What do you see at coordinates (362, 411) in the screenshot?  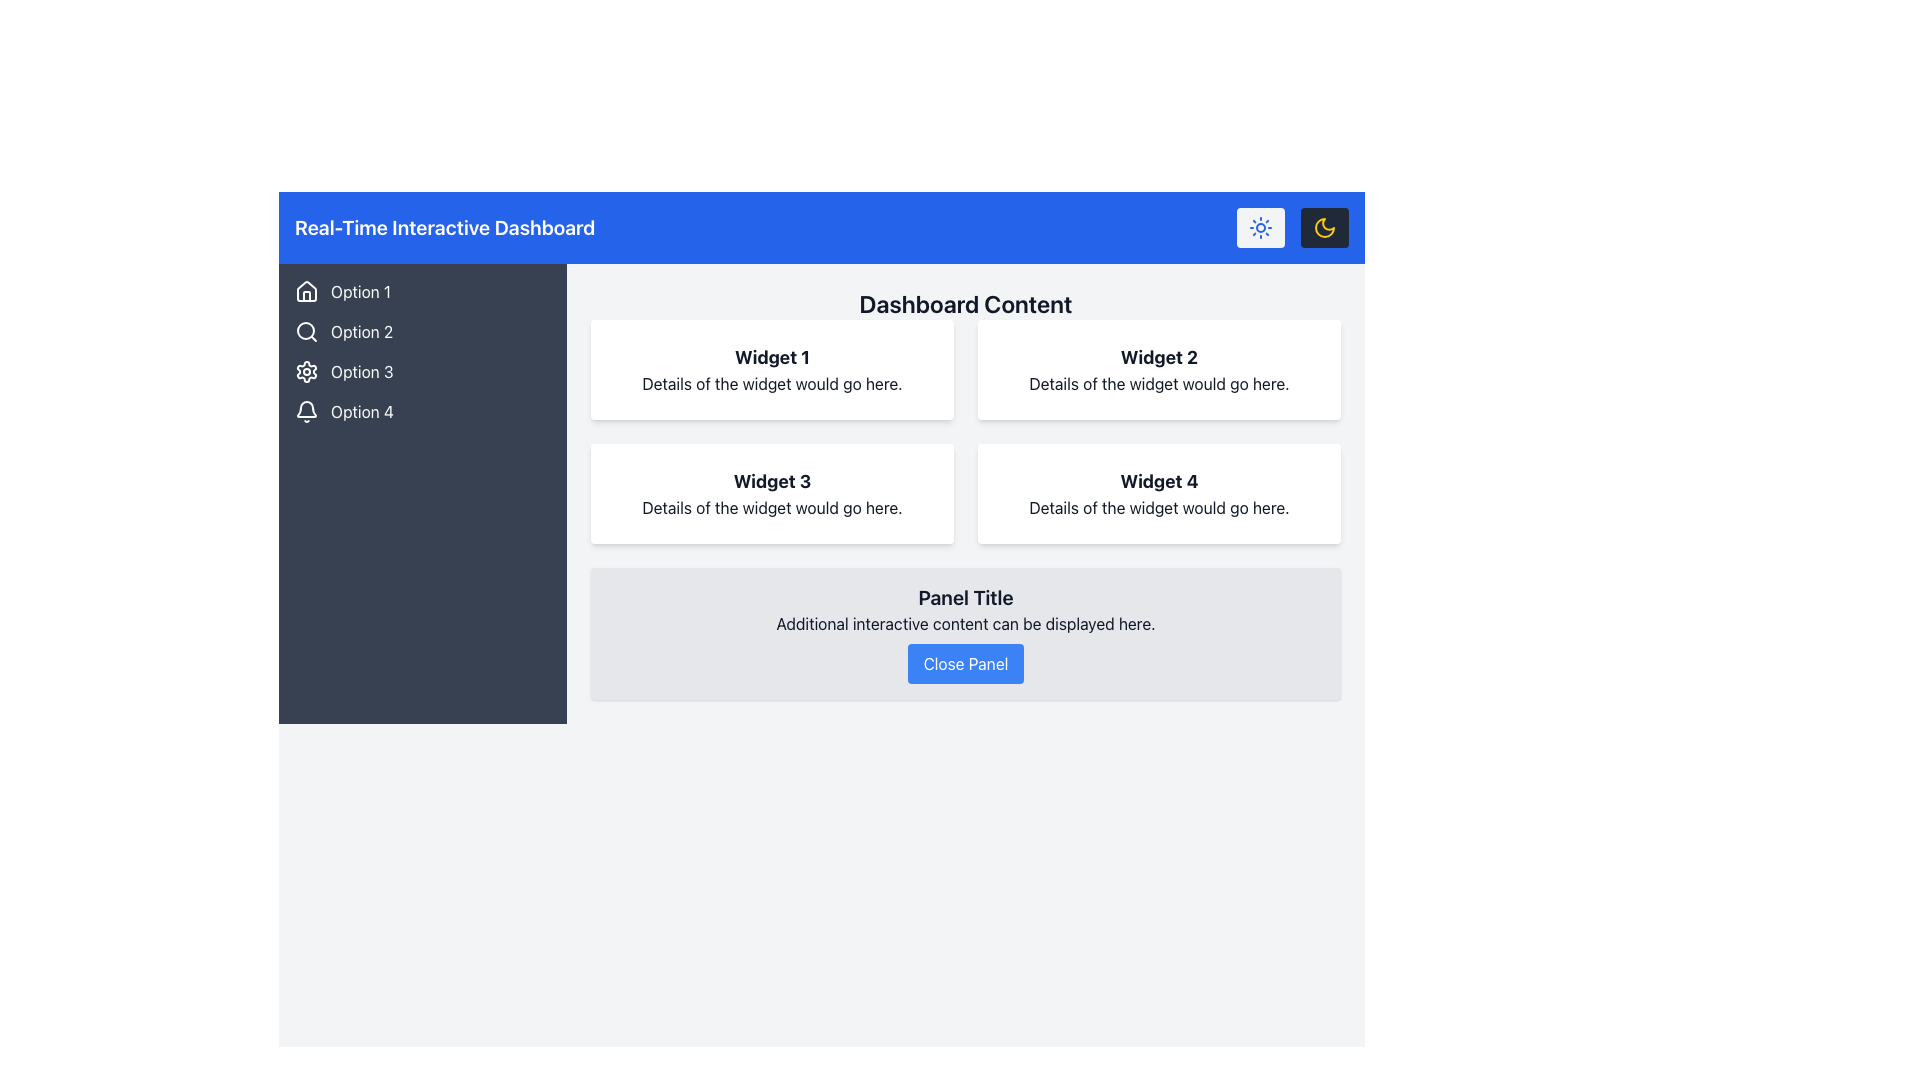 I see `the 'Option 4' text label located in the vertical navigation menu` at bounding box center [362, 411].